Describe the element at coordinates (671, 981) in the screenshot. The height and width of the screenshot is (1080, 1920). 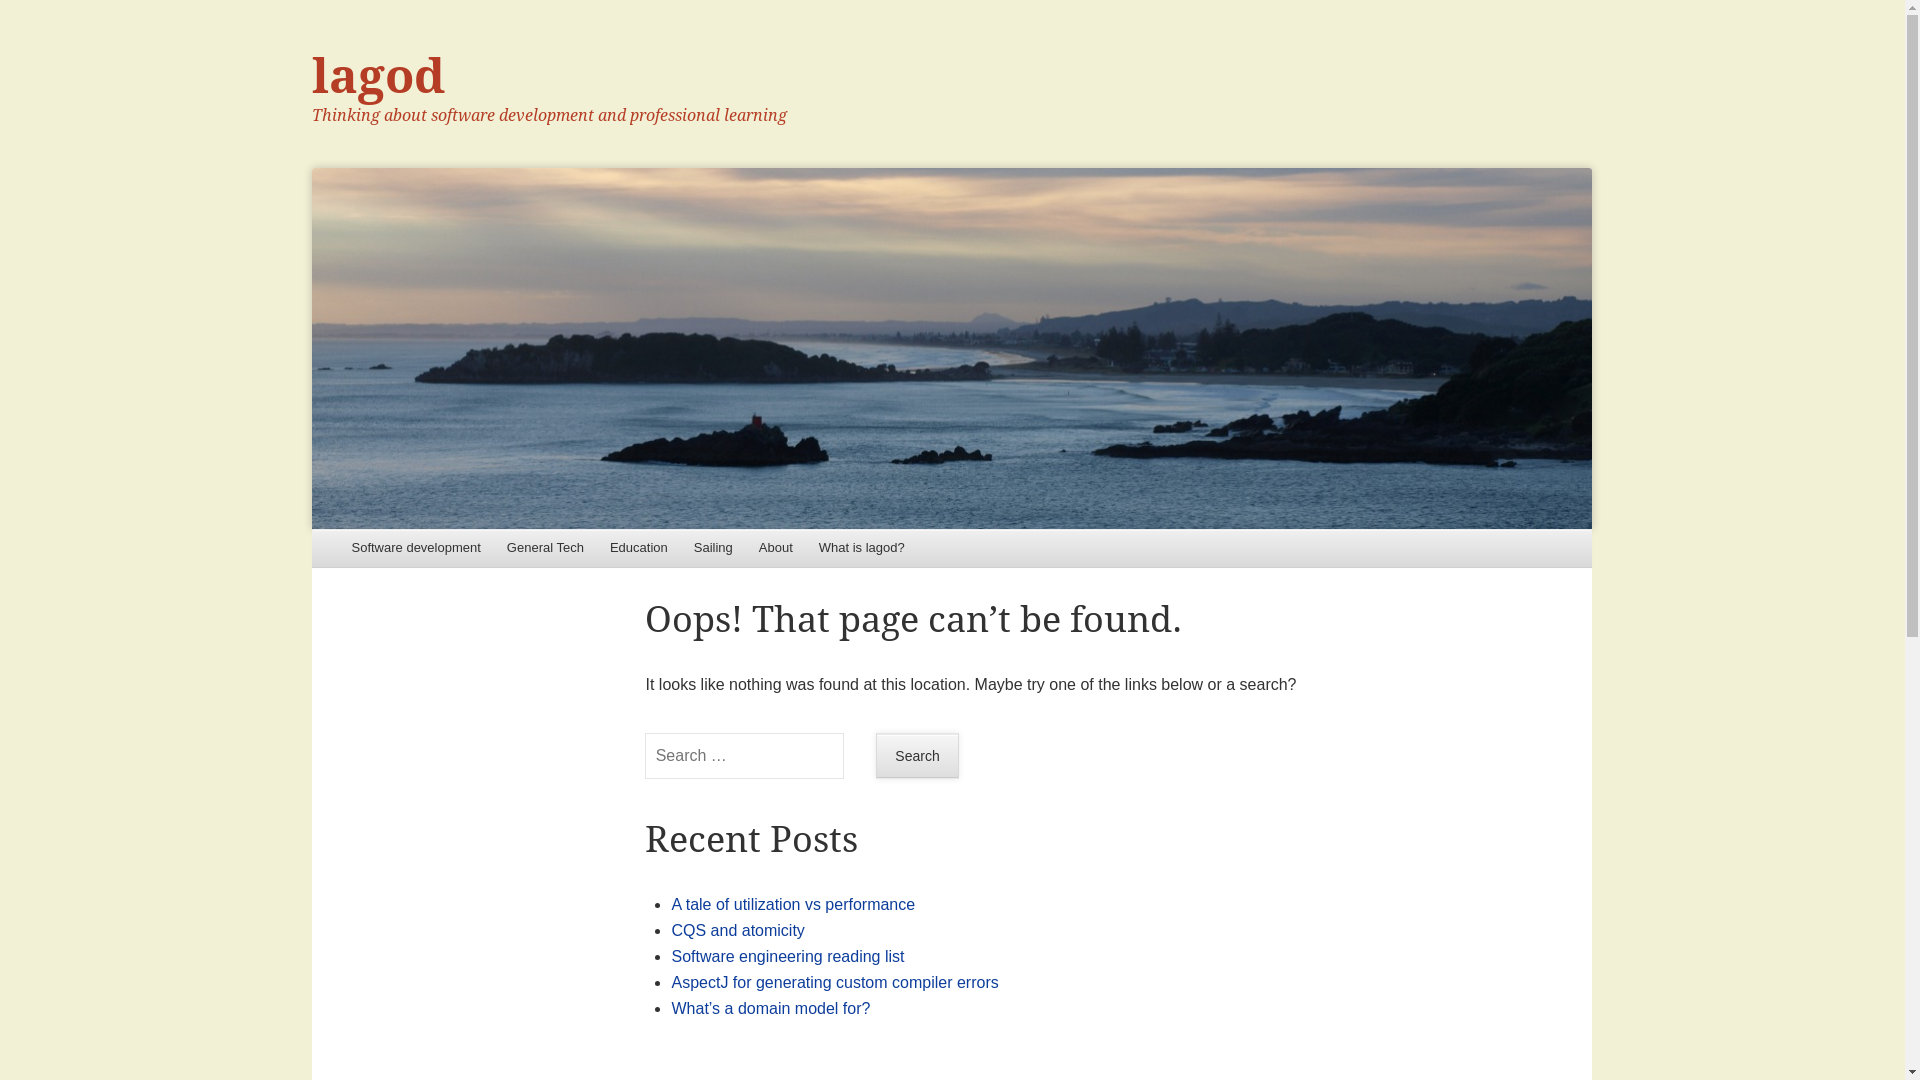
I see `'AspectJ for generating custom compiler errors'` at that location.